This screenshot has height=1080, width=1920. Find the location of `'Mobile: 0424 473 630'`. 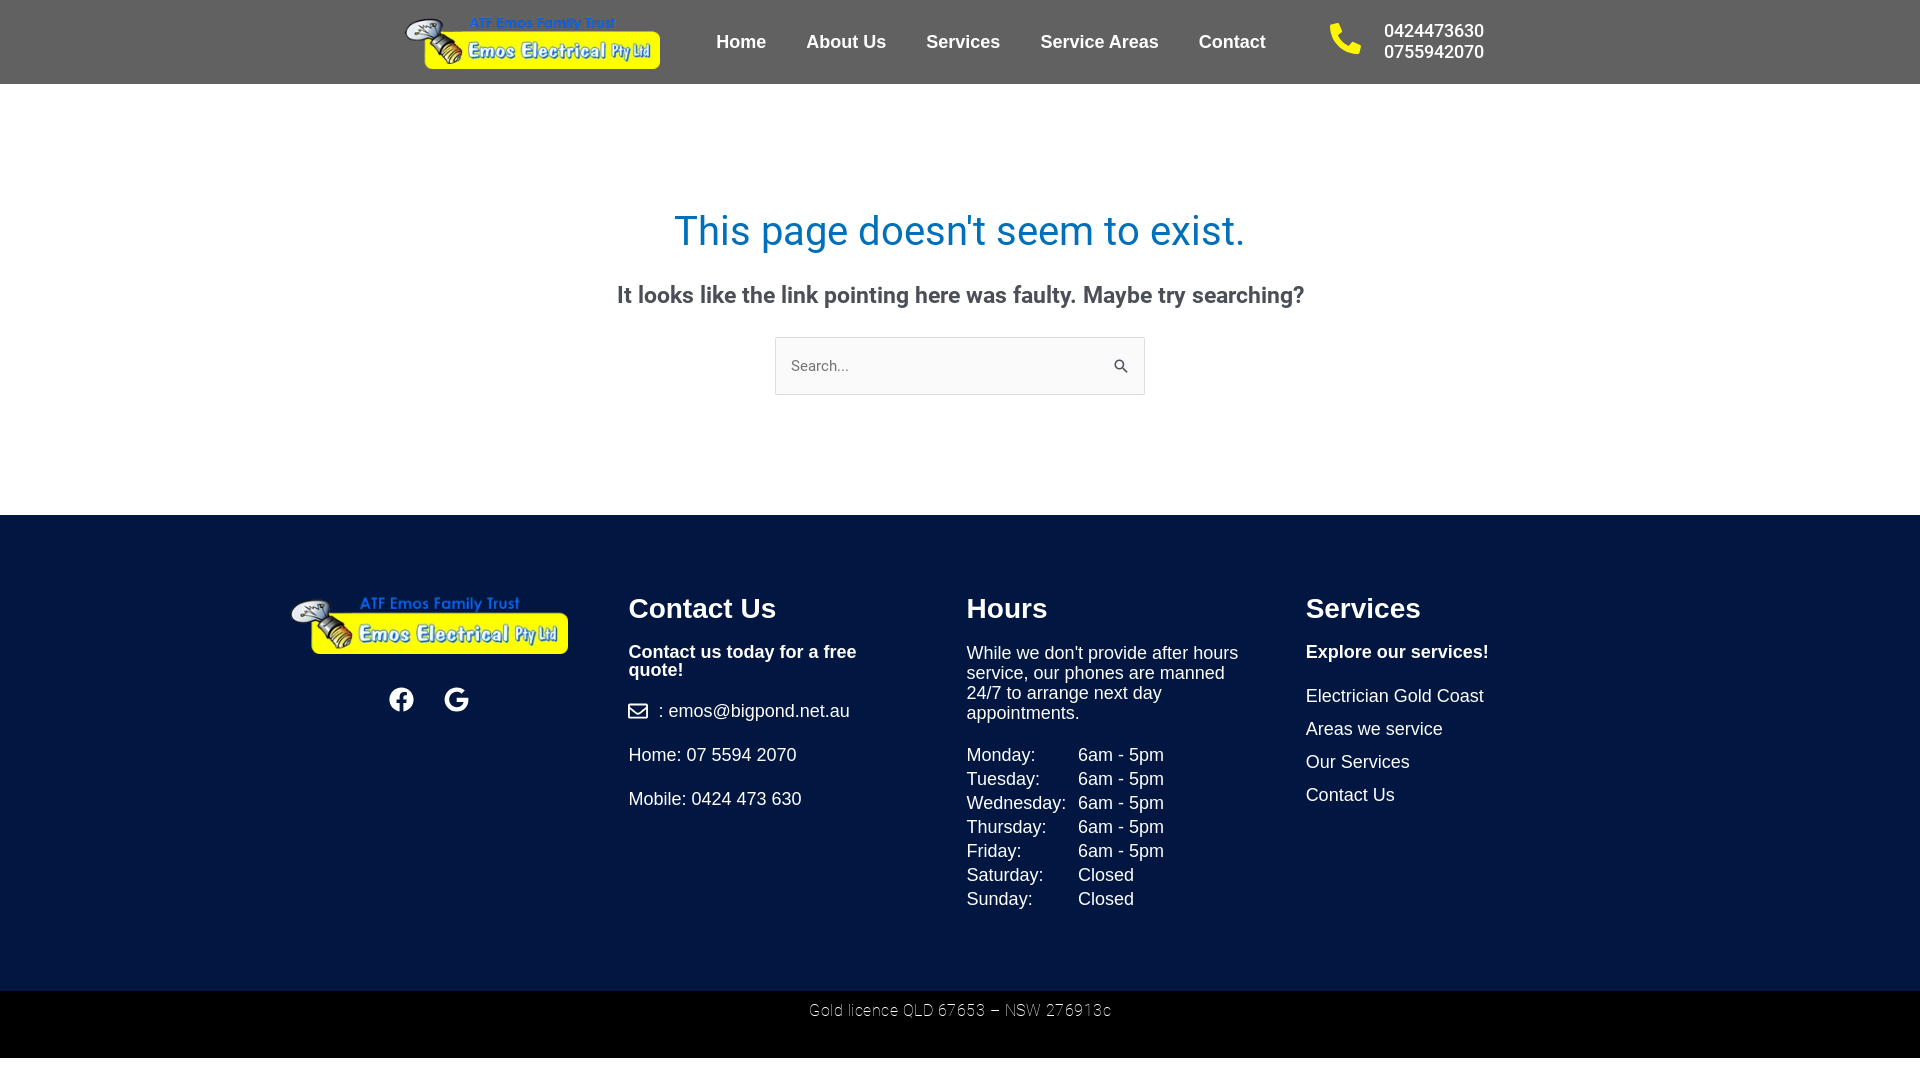

'Mobile: 0424 473 630' is located at coordinates (766, 797).